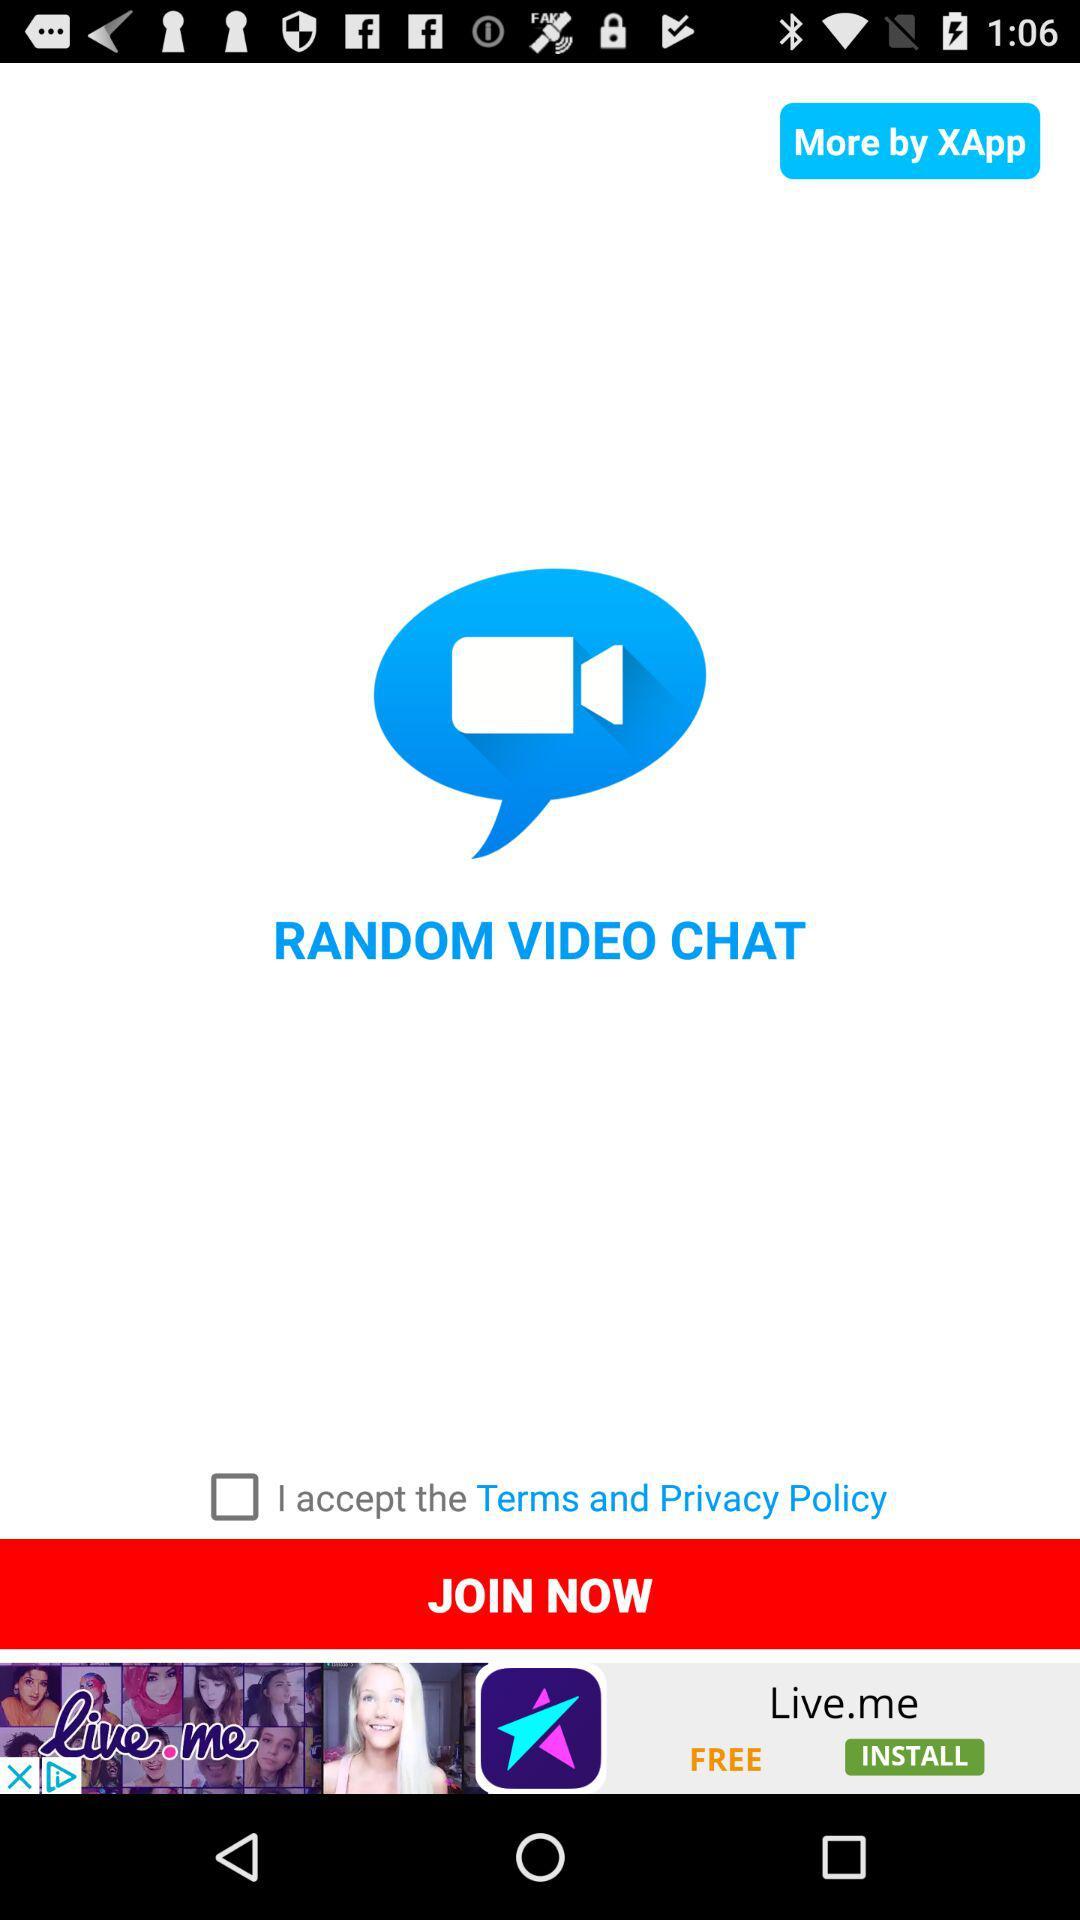 Image resolution: width=1080 pixels, height=1920 pixels. Describe the element at coordinates (540, 1727) in the screenshot. I see `advertisement` at that location.